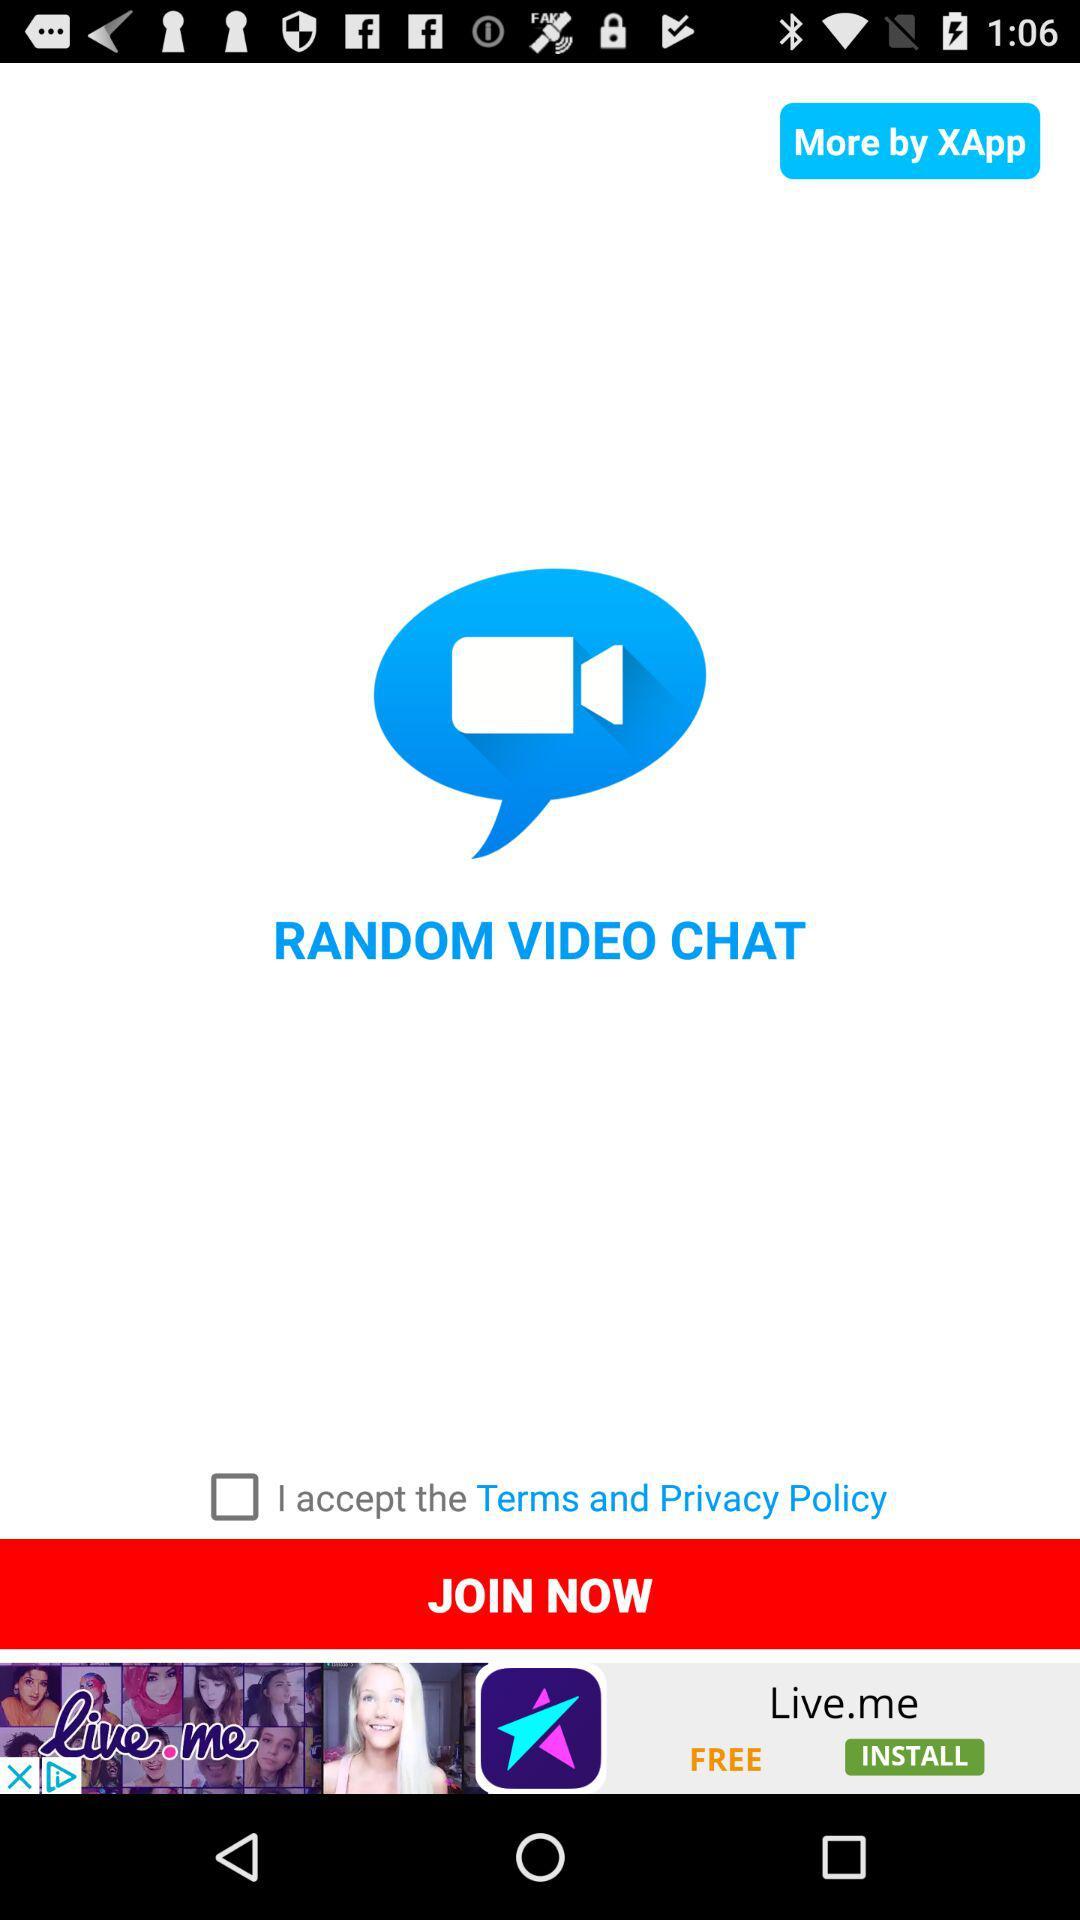 Image resolution: width=1080 pixels, height=1920 pixels. Describe the element at coordinates (540, 1727) in the screenshot. I see `advertisement` at that location.